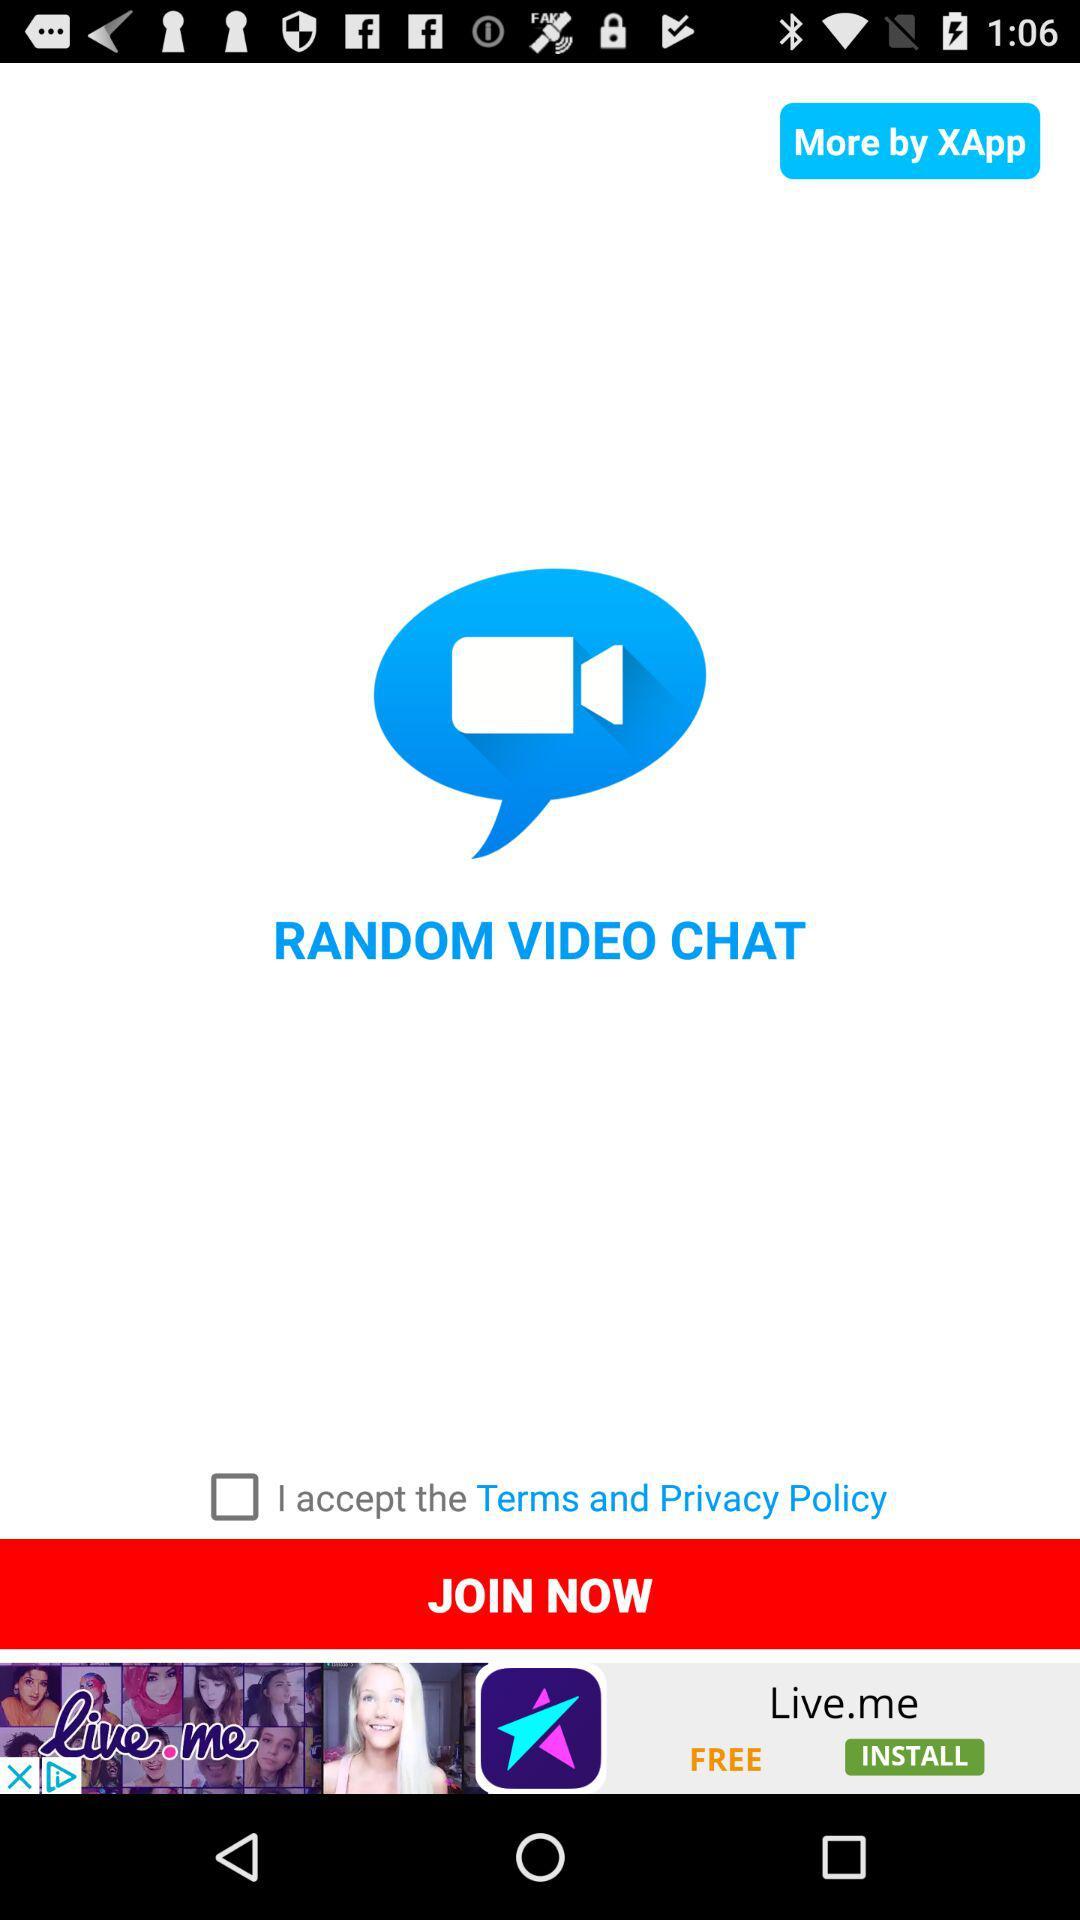 Image resolution: width=1080 pixels, height=1920 pixels. Describe the element at coordinates (540, 1727) in the screenshot. I see `advertisement` at that location.